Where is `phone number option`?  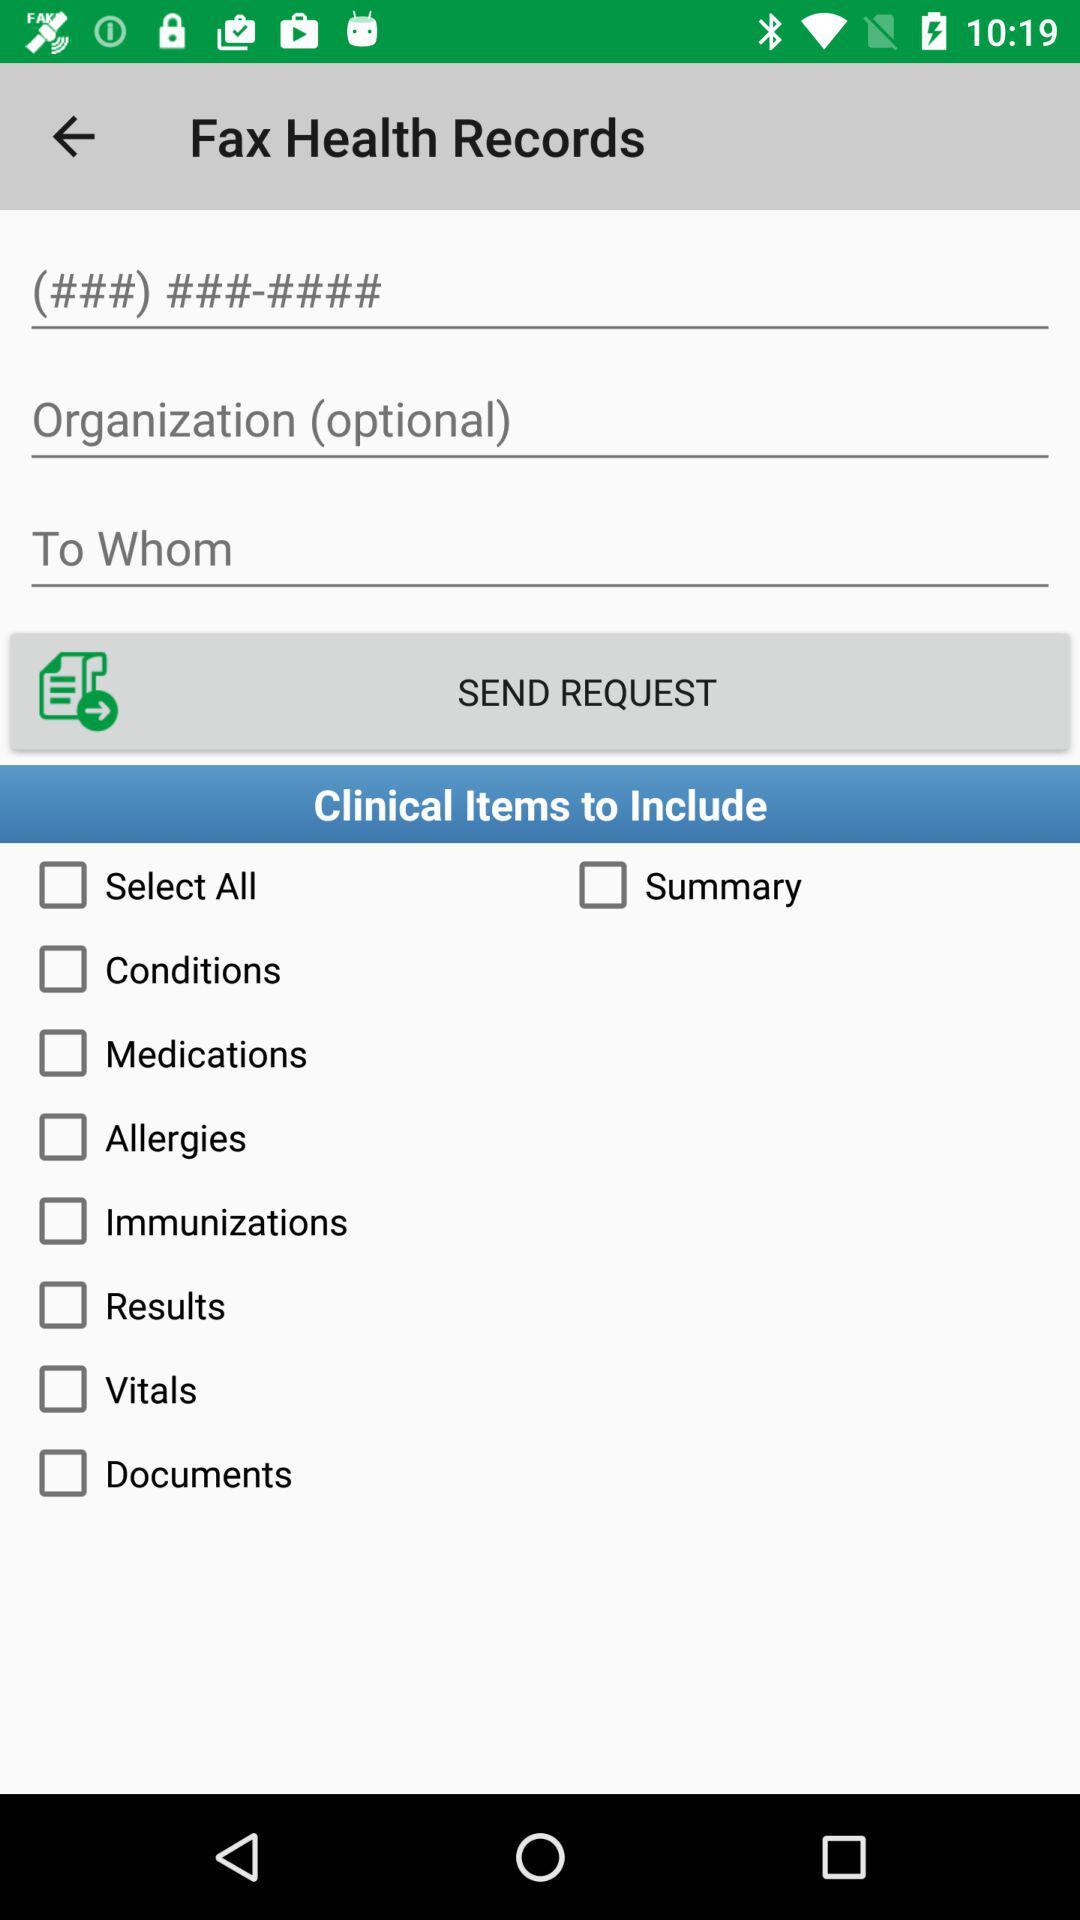
phone number option is located at coordinates (540, 289).